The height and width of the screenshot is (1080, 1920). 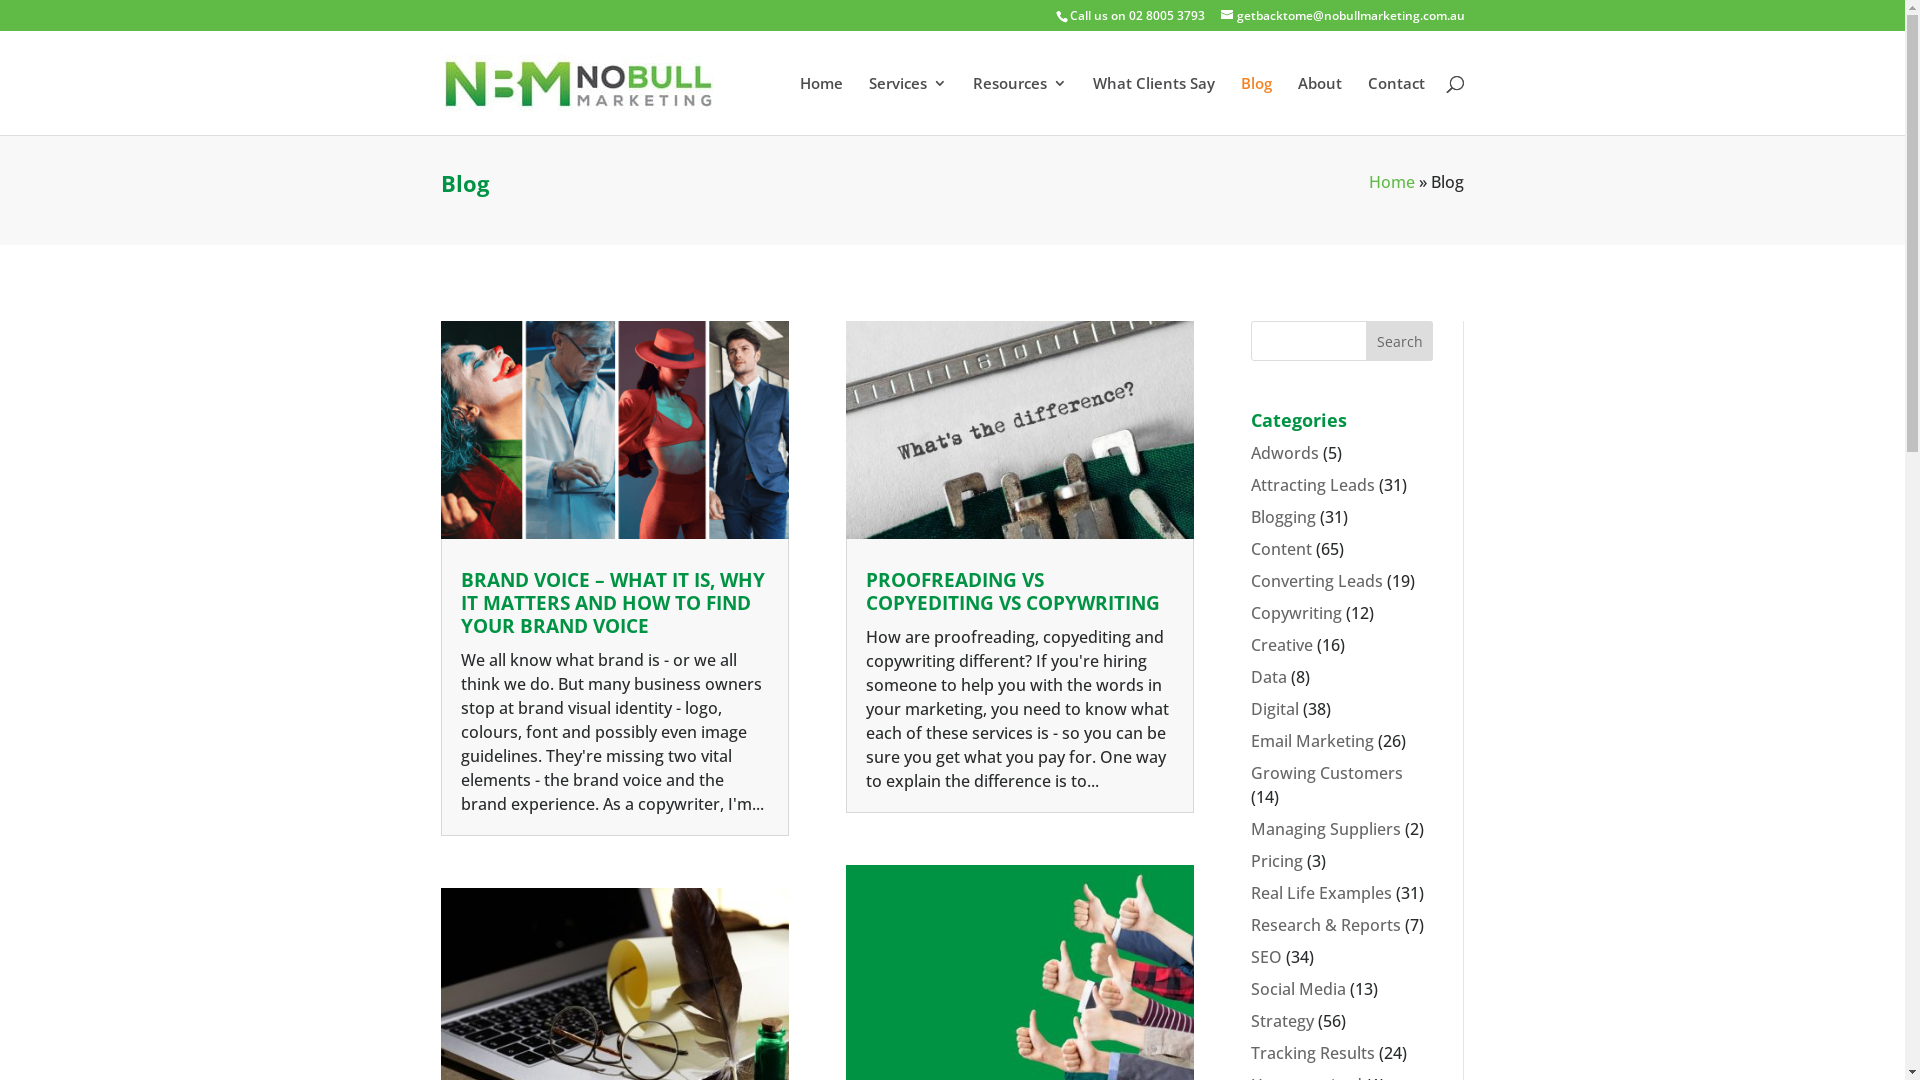 I want to click on 'SEO', so click(x=1265, y=955).